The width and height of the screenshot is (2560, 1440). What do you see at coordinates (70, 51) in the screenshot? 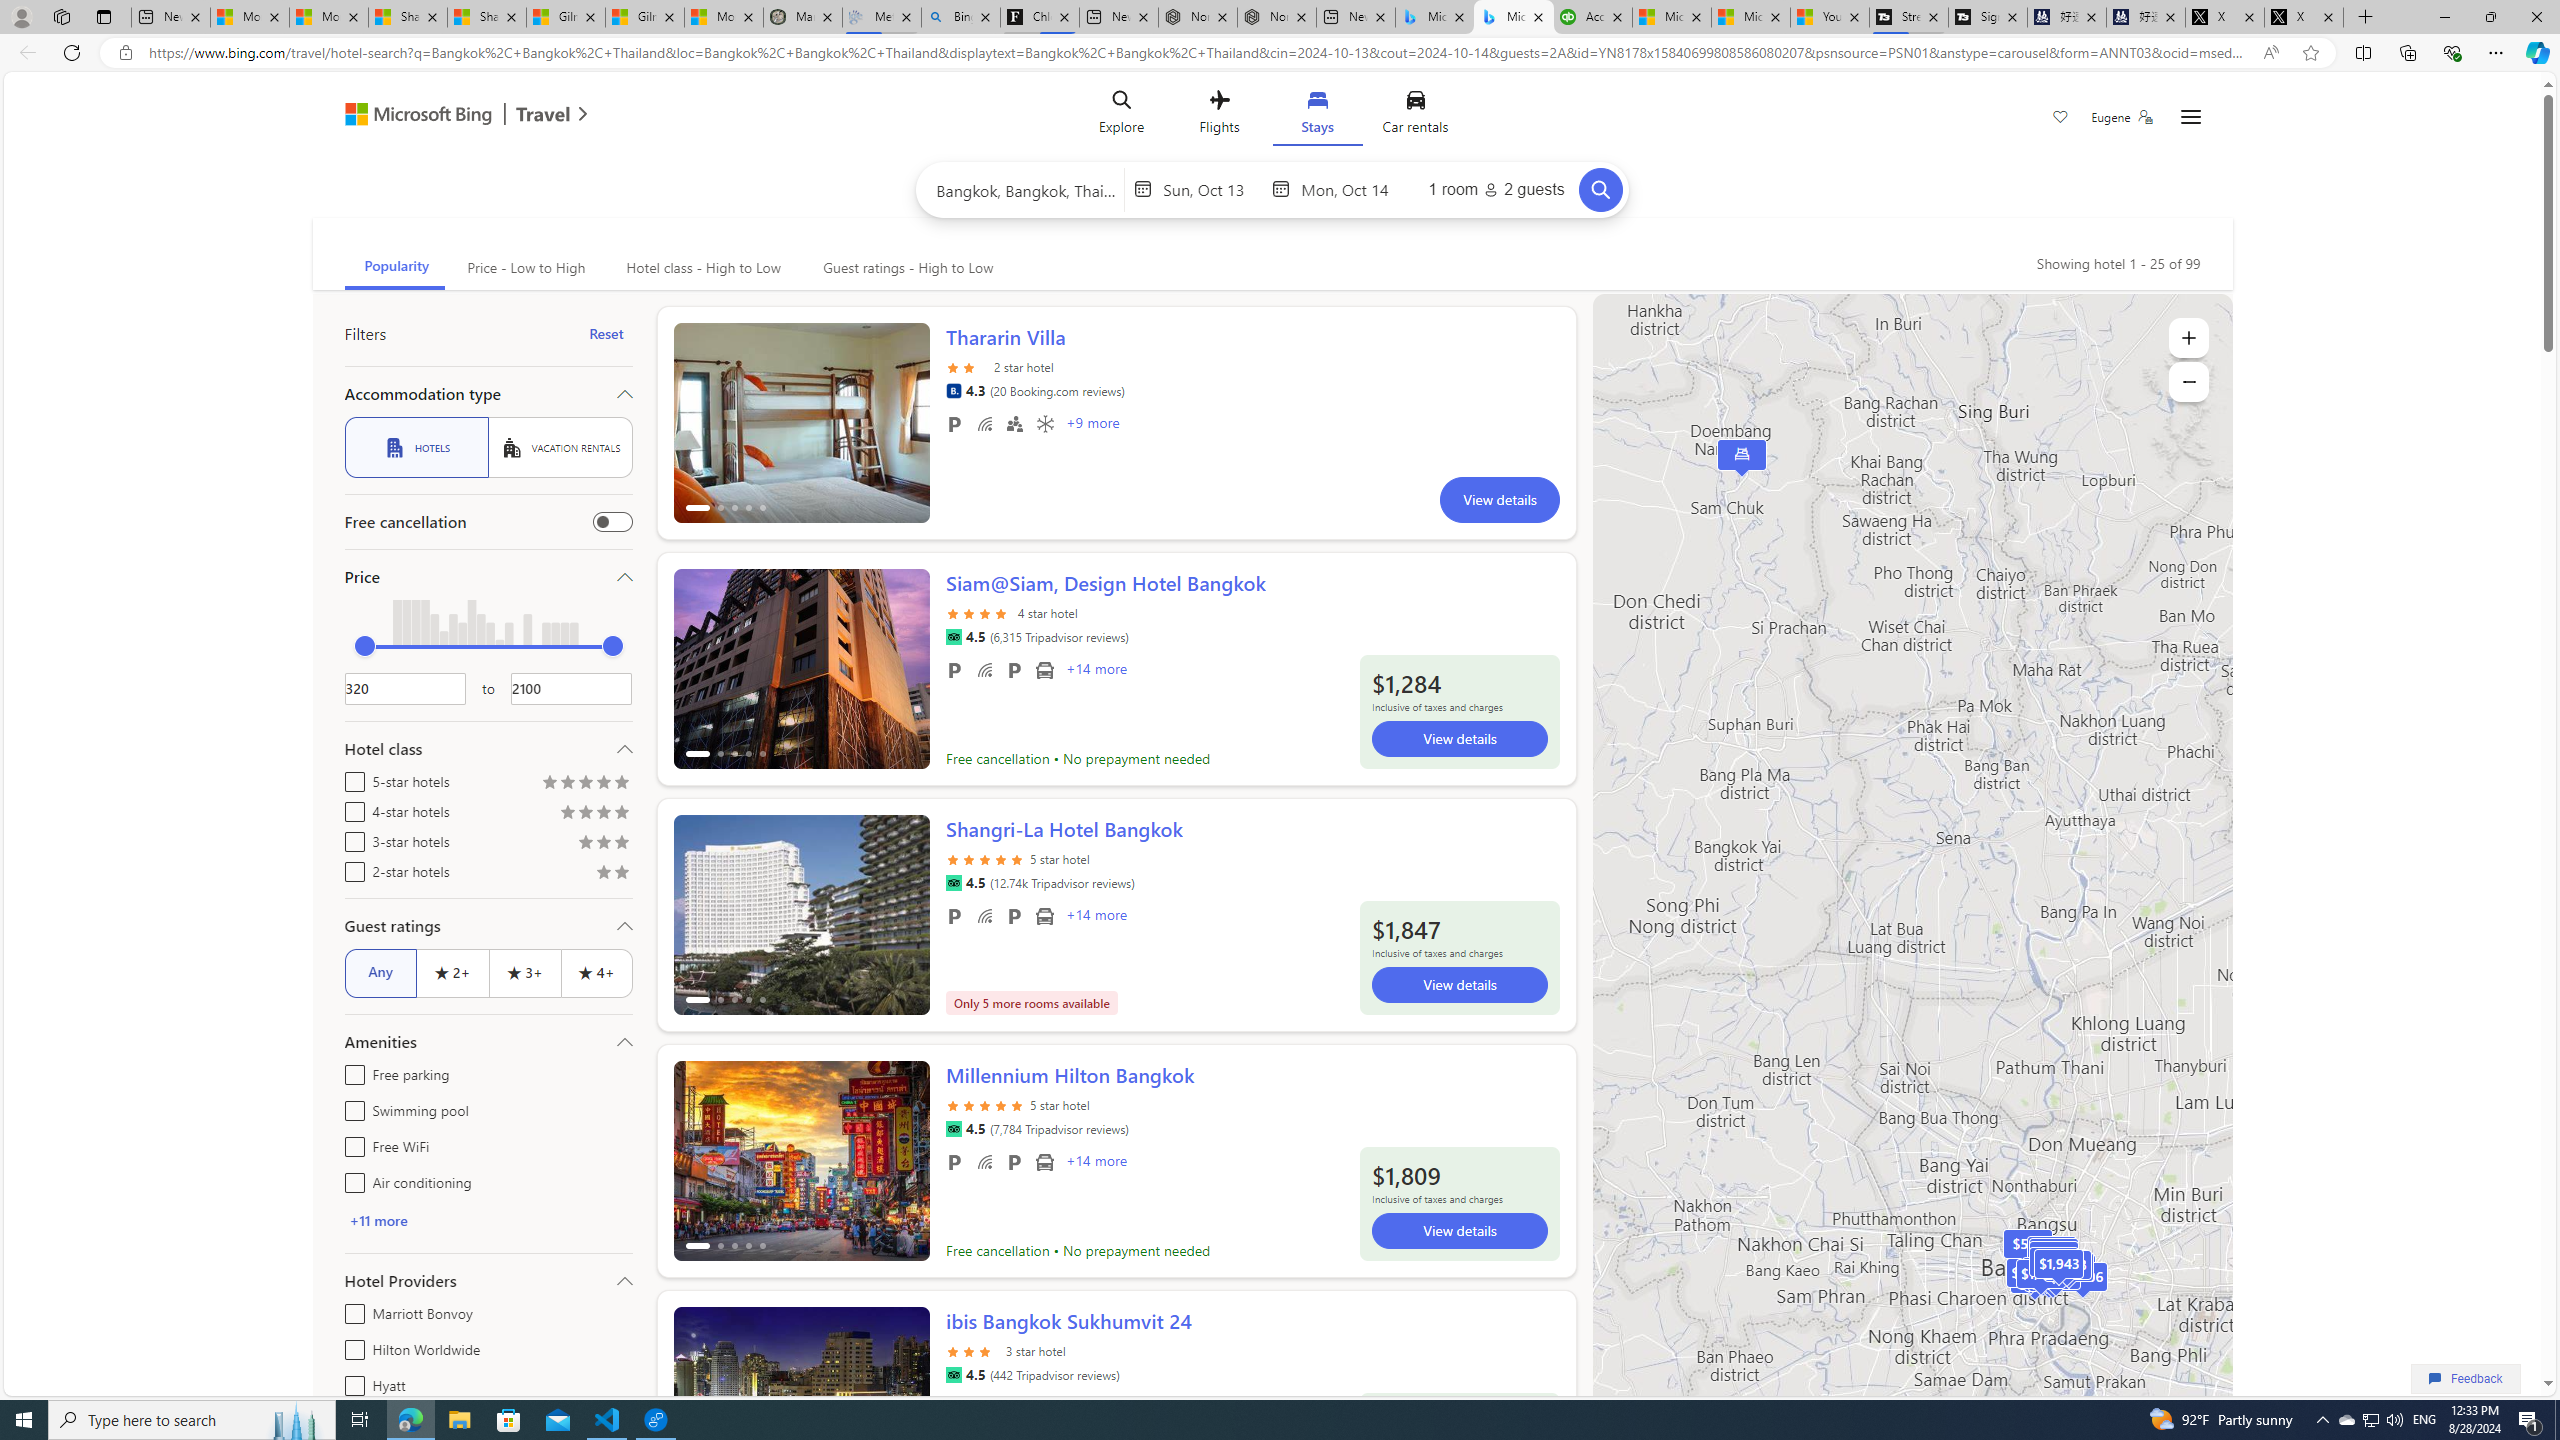
I see `'Refresh'` at bounding box center [70, 51].